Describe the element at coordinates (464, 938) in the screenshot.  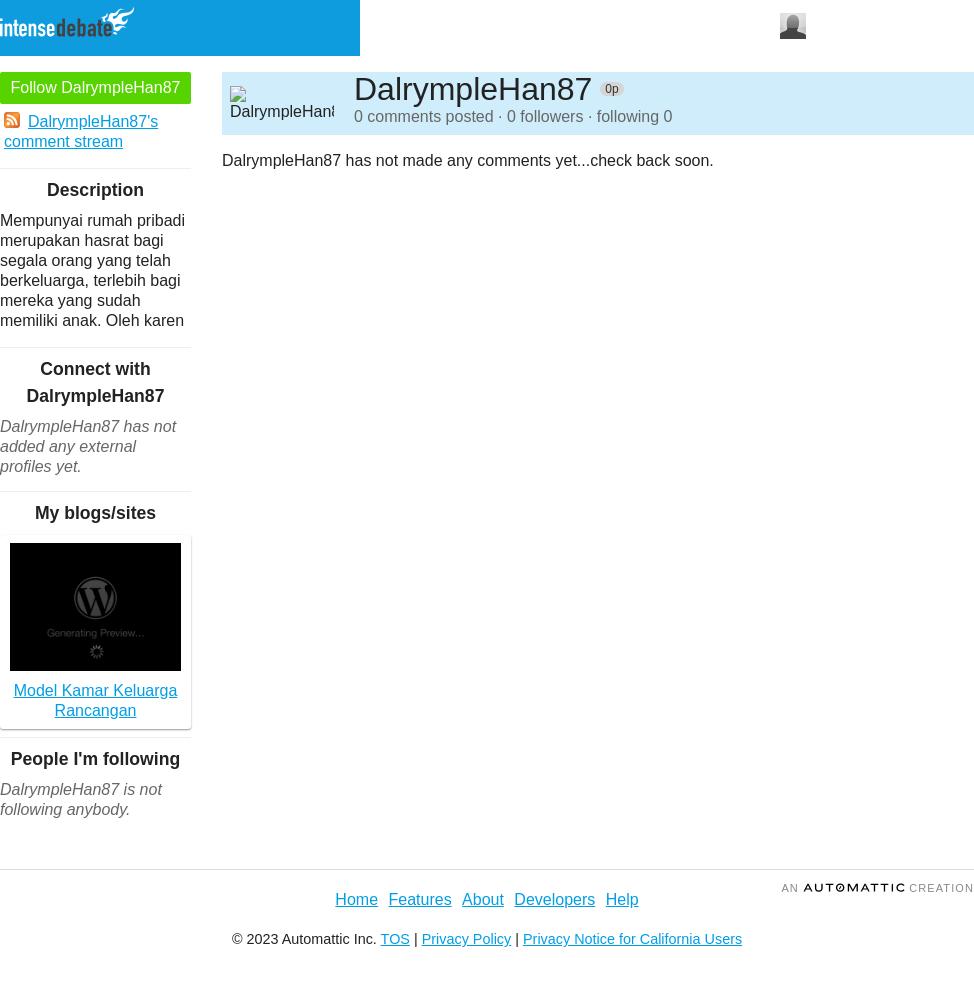
I see `'Privacy Policy'` at that location.